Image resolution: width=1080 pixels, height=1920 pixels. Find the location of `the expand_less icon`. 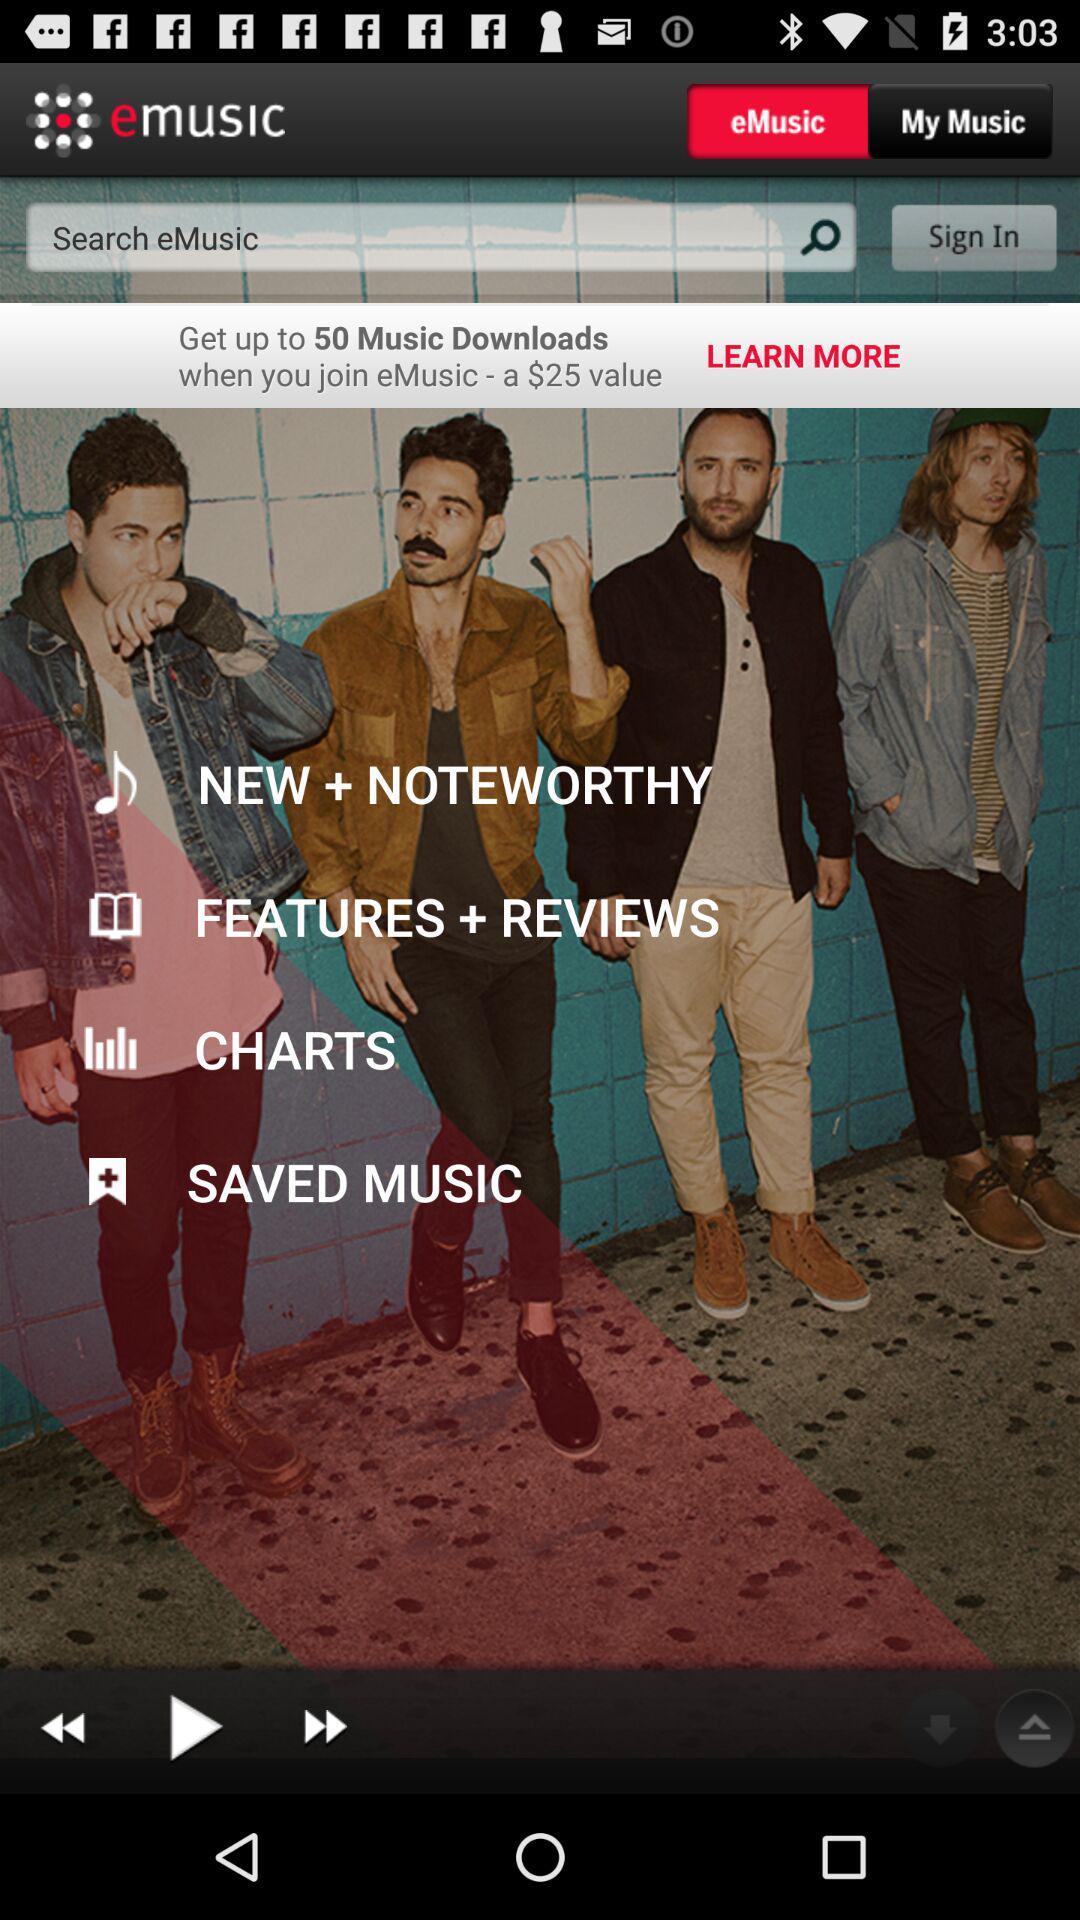

the expand_less icon is located at coordinates (1034, 1849).